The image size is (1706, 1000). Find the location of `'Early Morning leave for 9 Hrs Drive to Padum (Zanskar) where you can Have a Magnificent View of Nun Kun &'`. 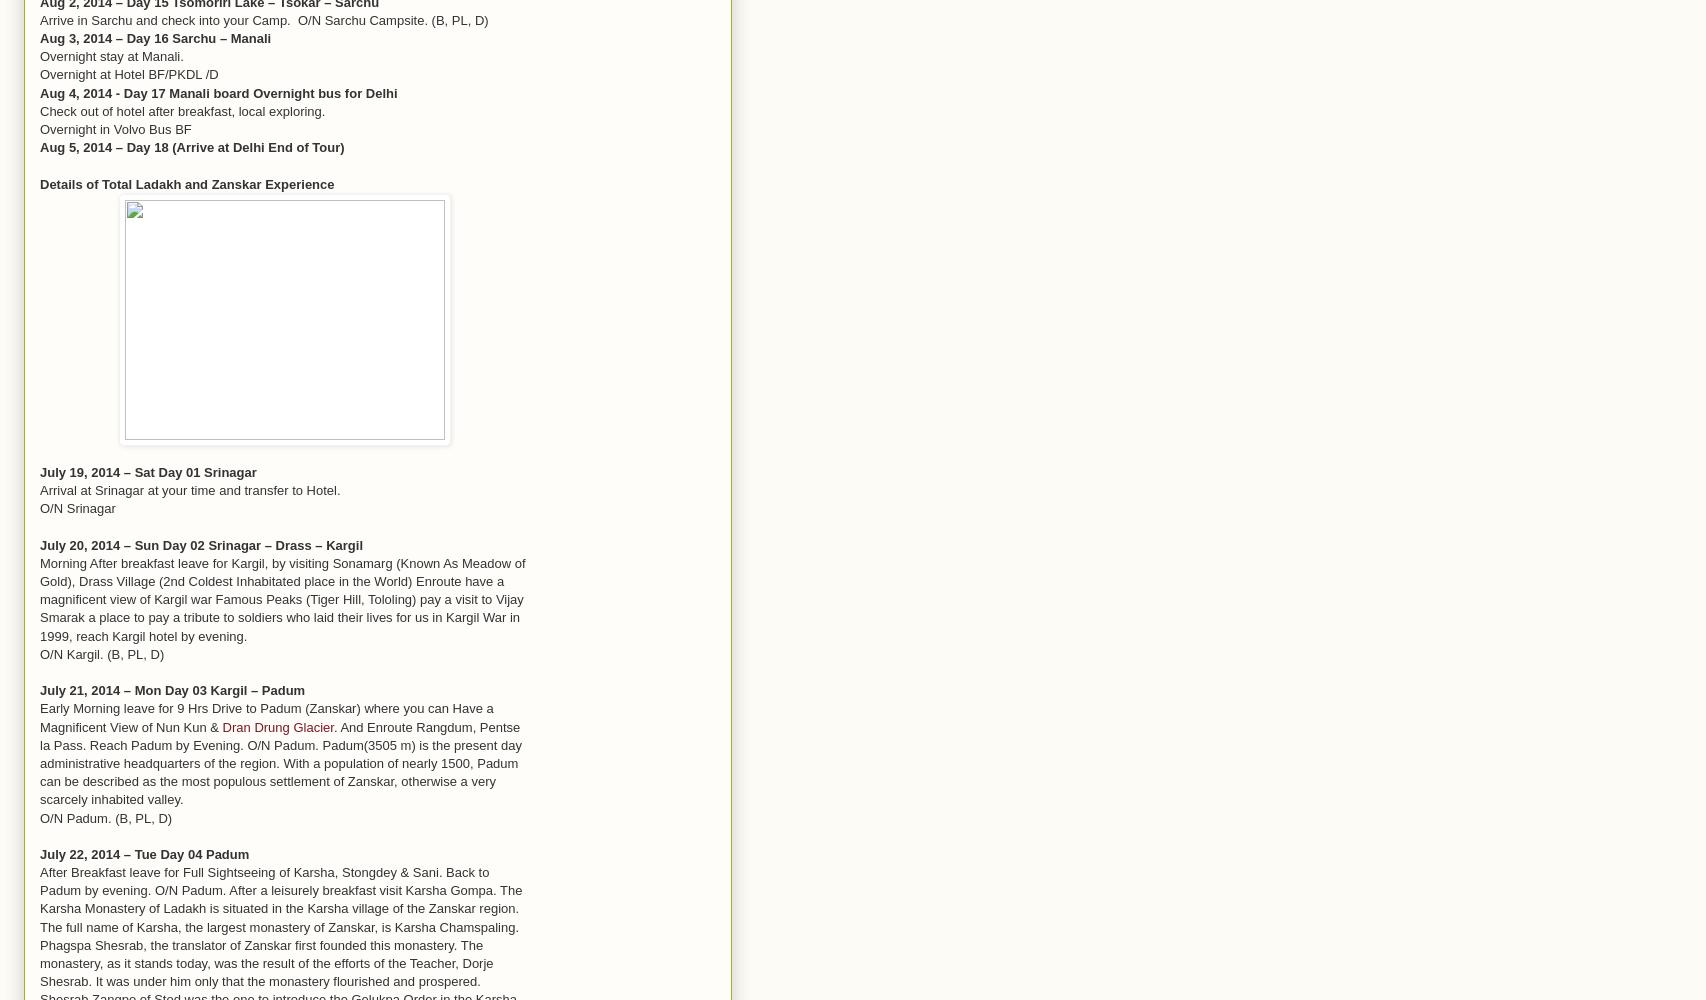

'Early Morning leave for 9 Hrs Drive to Padum (Zanskar) where you can Have a Magnificent View of Nun Kun &' is located at coordinates (266, 716).